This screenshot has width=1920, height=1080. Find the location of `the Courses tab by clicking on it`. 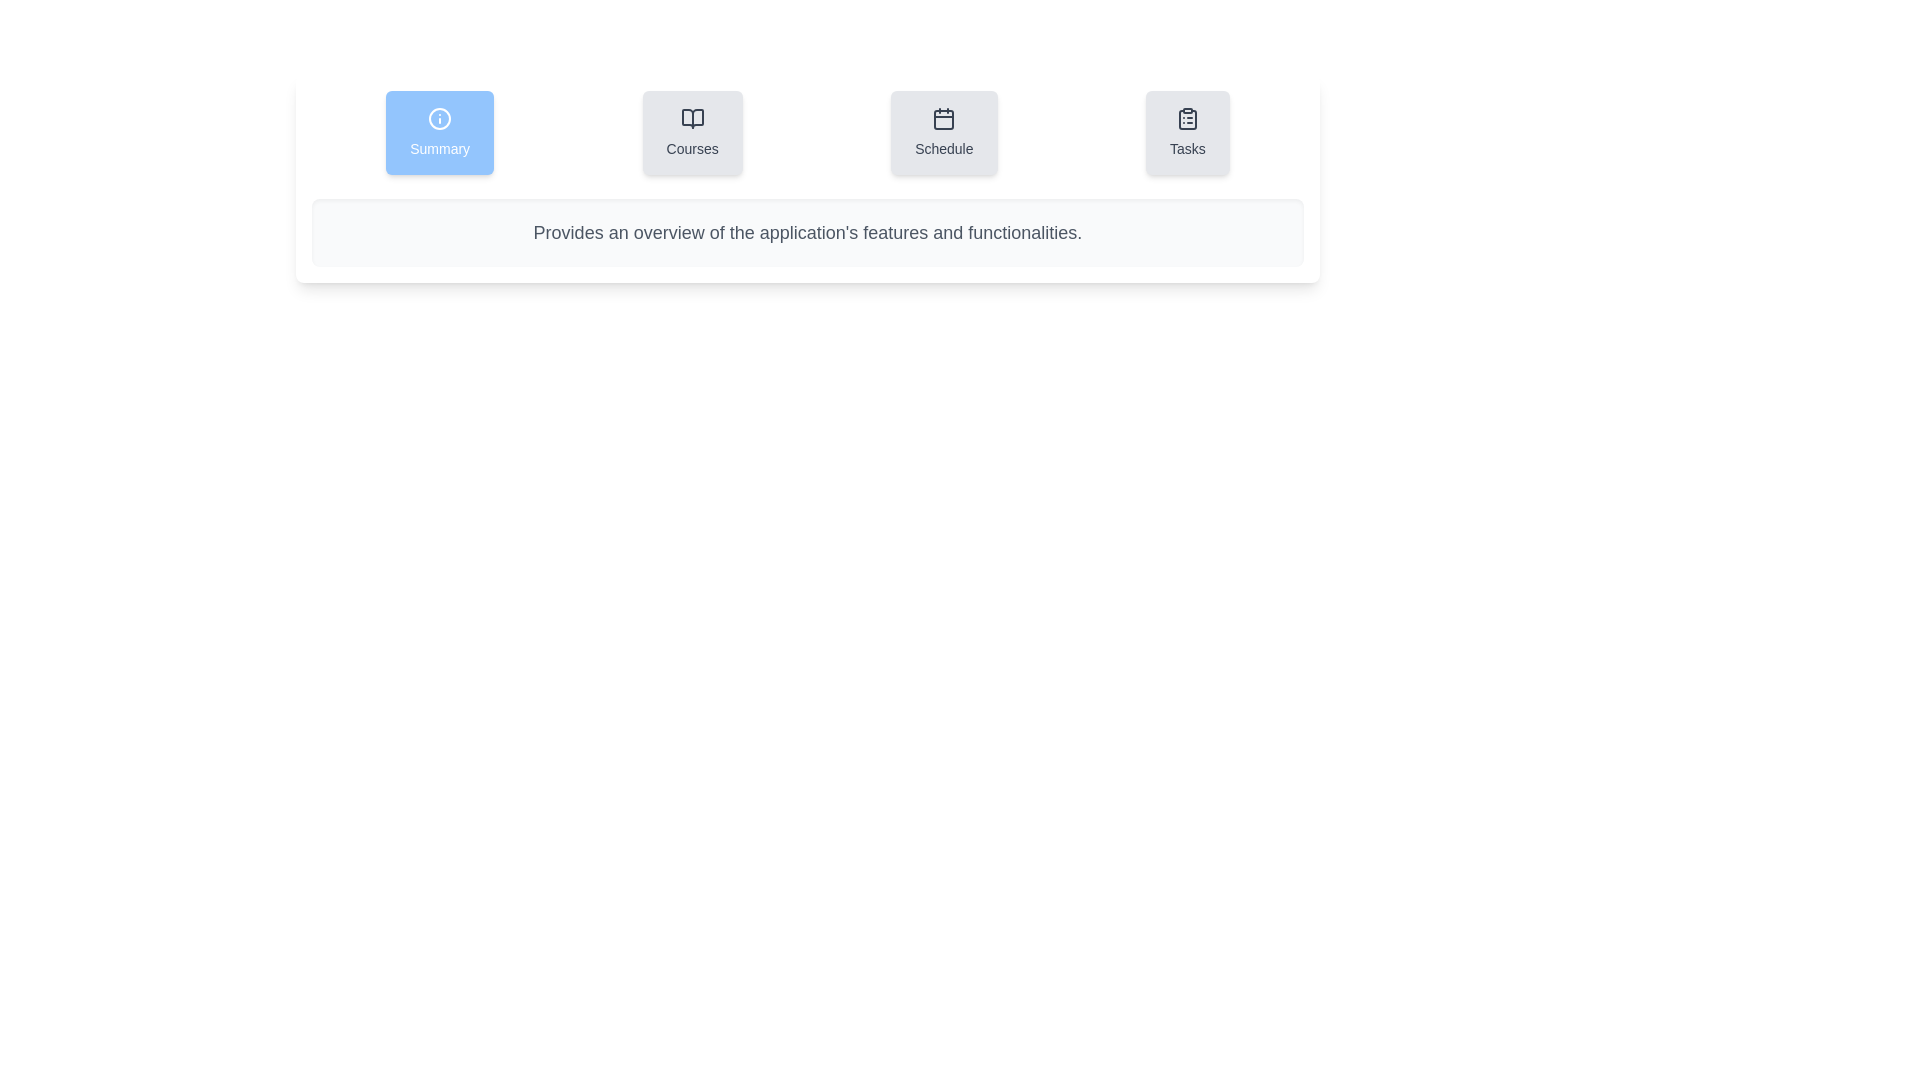

the Courses tab by clicking on it is located at coordinates (692, 132).